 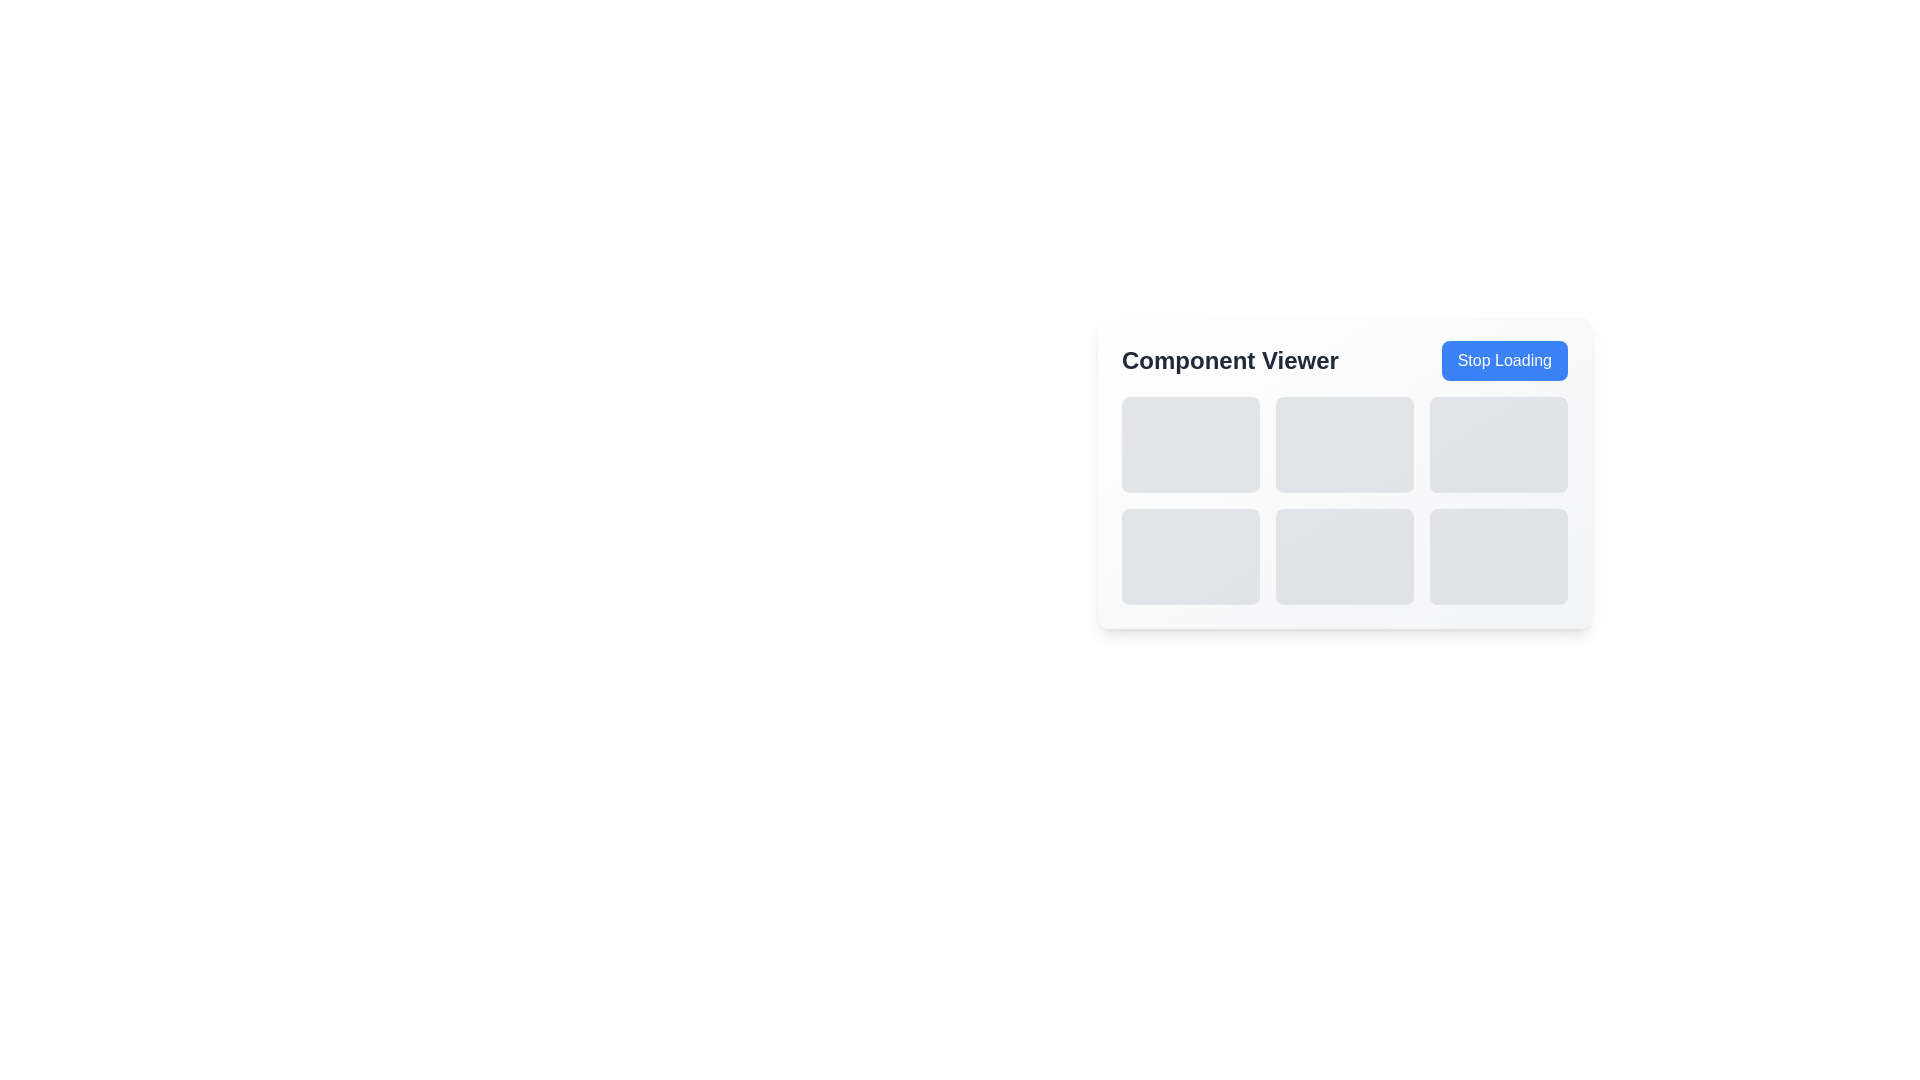 I want to click on the gray rectangular Placeholder box with rounded corners located in the third column of the second row of the grid layout in the 'Component Viewer', so click(x=1498, y=556).